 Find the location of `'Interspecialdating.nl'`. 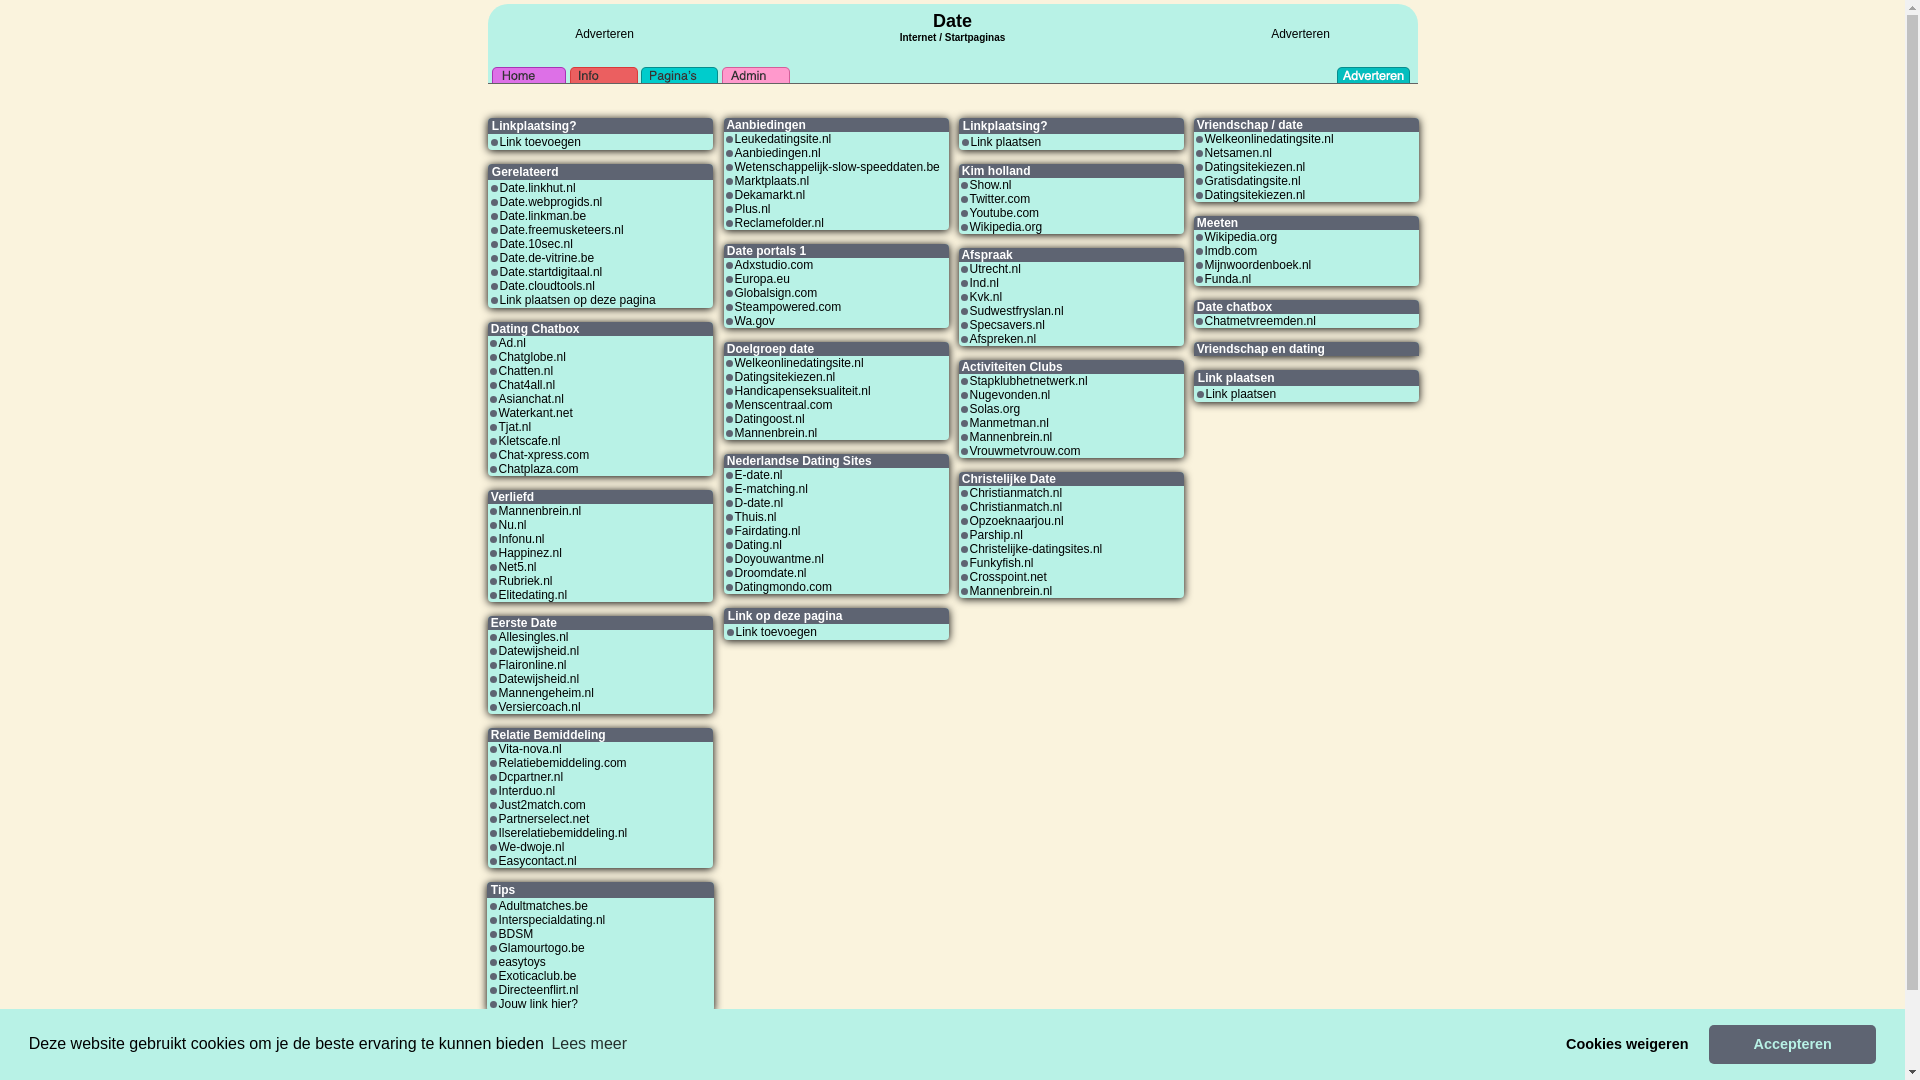

'Interspecialdating.nl' is located at coordinates (551, 920).